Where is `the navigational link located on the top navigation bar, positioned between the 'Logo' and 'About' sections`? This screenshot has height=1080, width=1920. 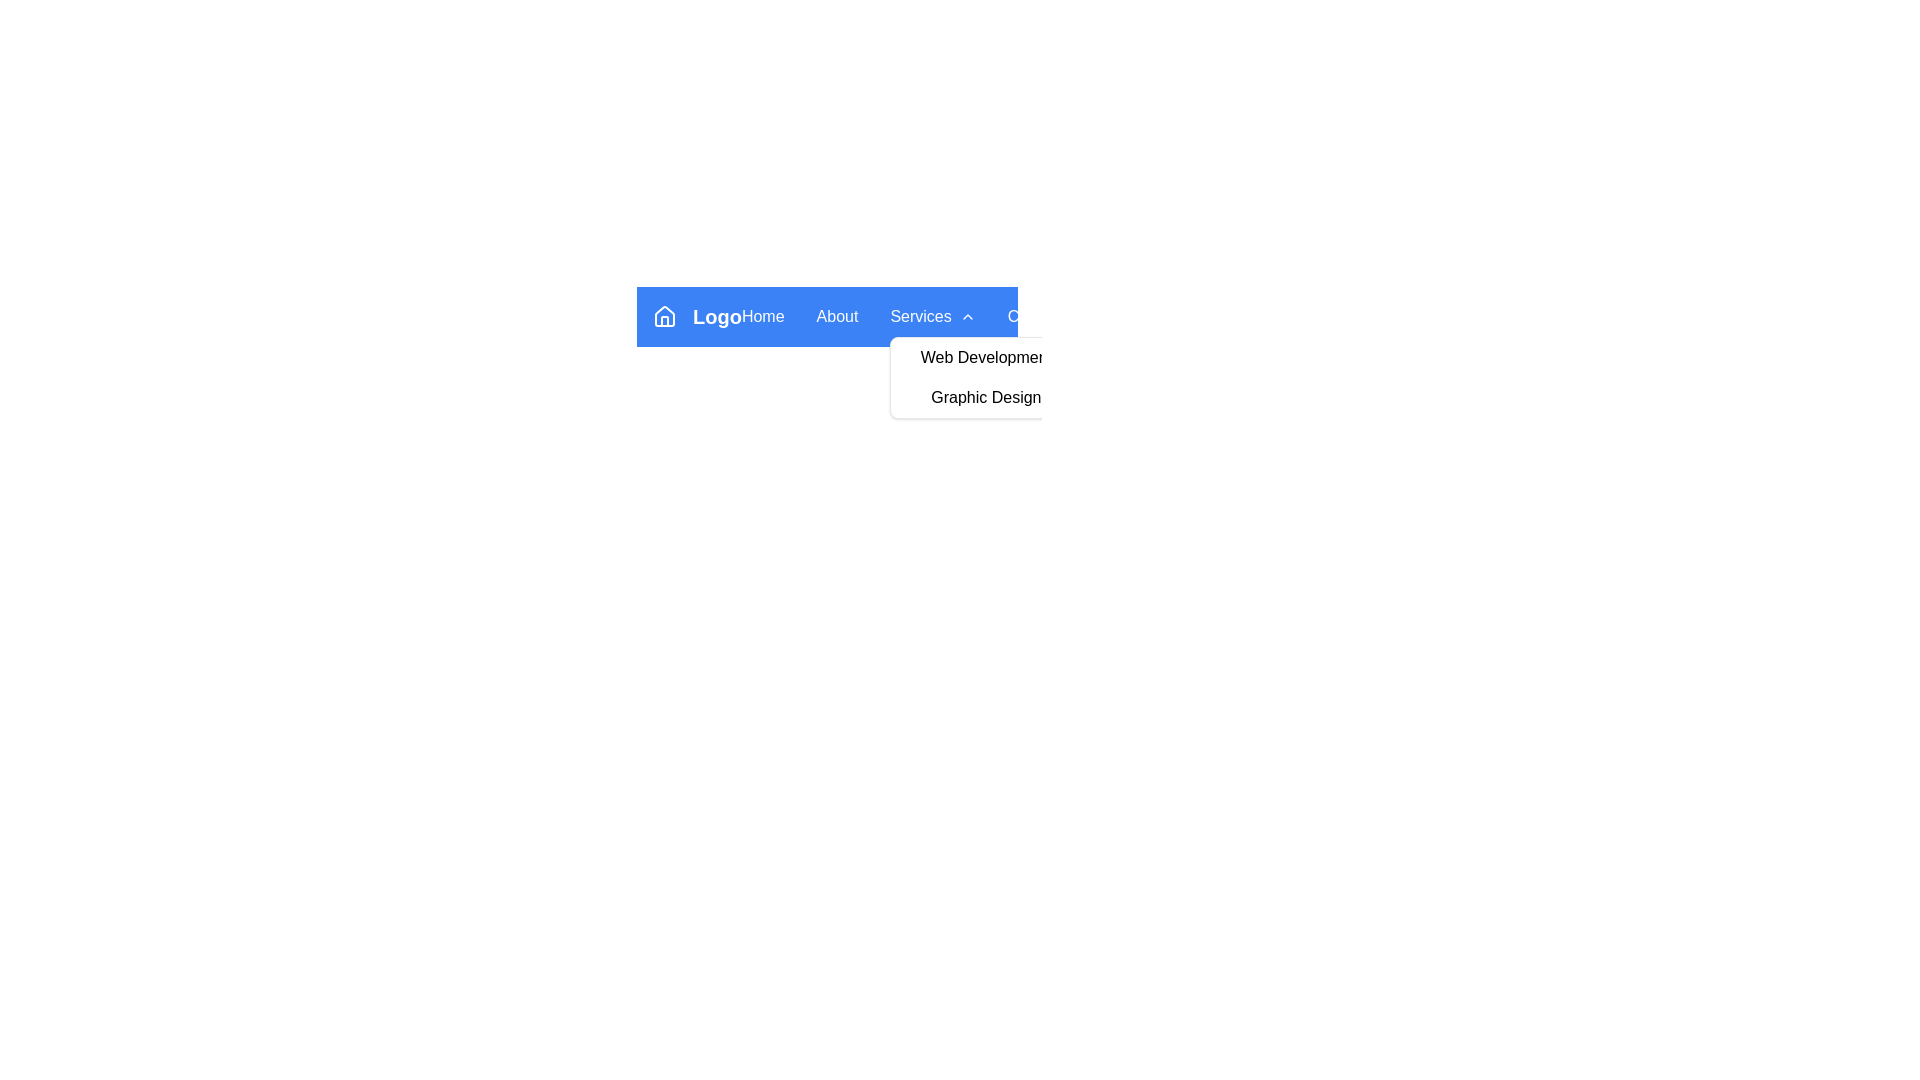 the navigational link located on the top navigation bar, positioned between the 'Logo' and 'About' sections is located at coordinates (762, 315).